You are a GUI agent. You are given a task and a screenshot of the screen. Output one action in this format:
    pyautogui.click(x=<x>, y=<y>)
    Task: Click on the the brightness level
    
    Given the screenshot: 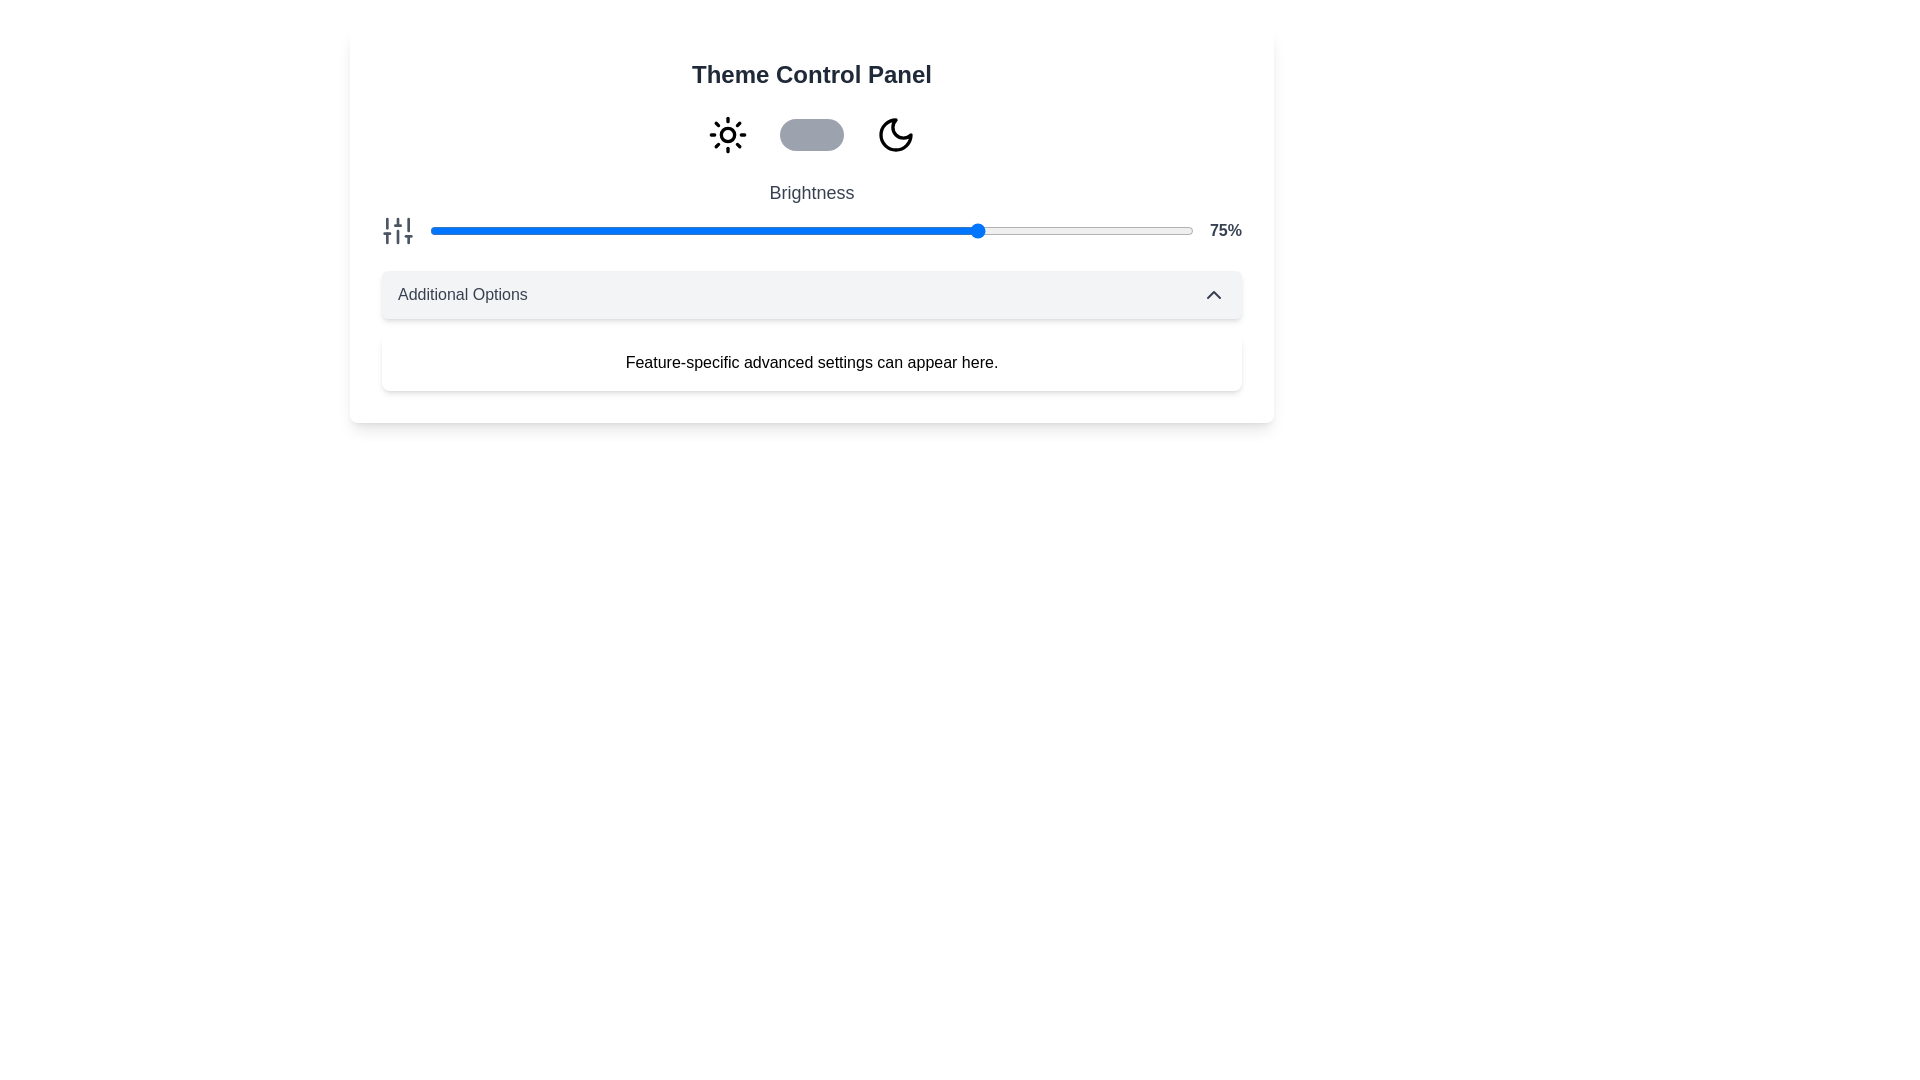 What is the action you would take?
    pyautogui.click(x=548, y=230)
    